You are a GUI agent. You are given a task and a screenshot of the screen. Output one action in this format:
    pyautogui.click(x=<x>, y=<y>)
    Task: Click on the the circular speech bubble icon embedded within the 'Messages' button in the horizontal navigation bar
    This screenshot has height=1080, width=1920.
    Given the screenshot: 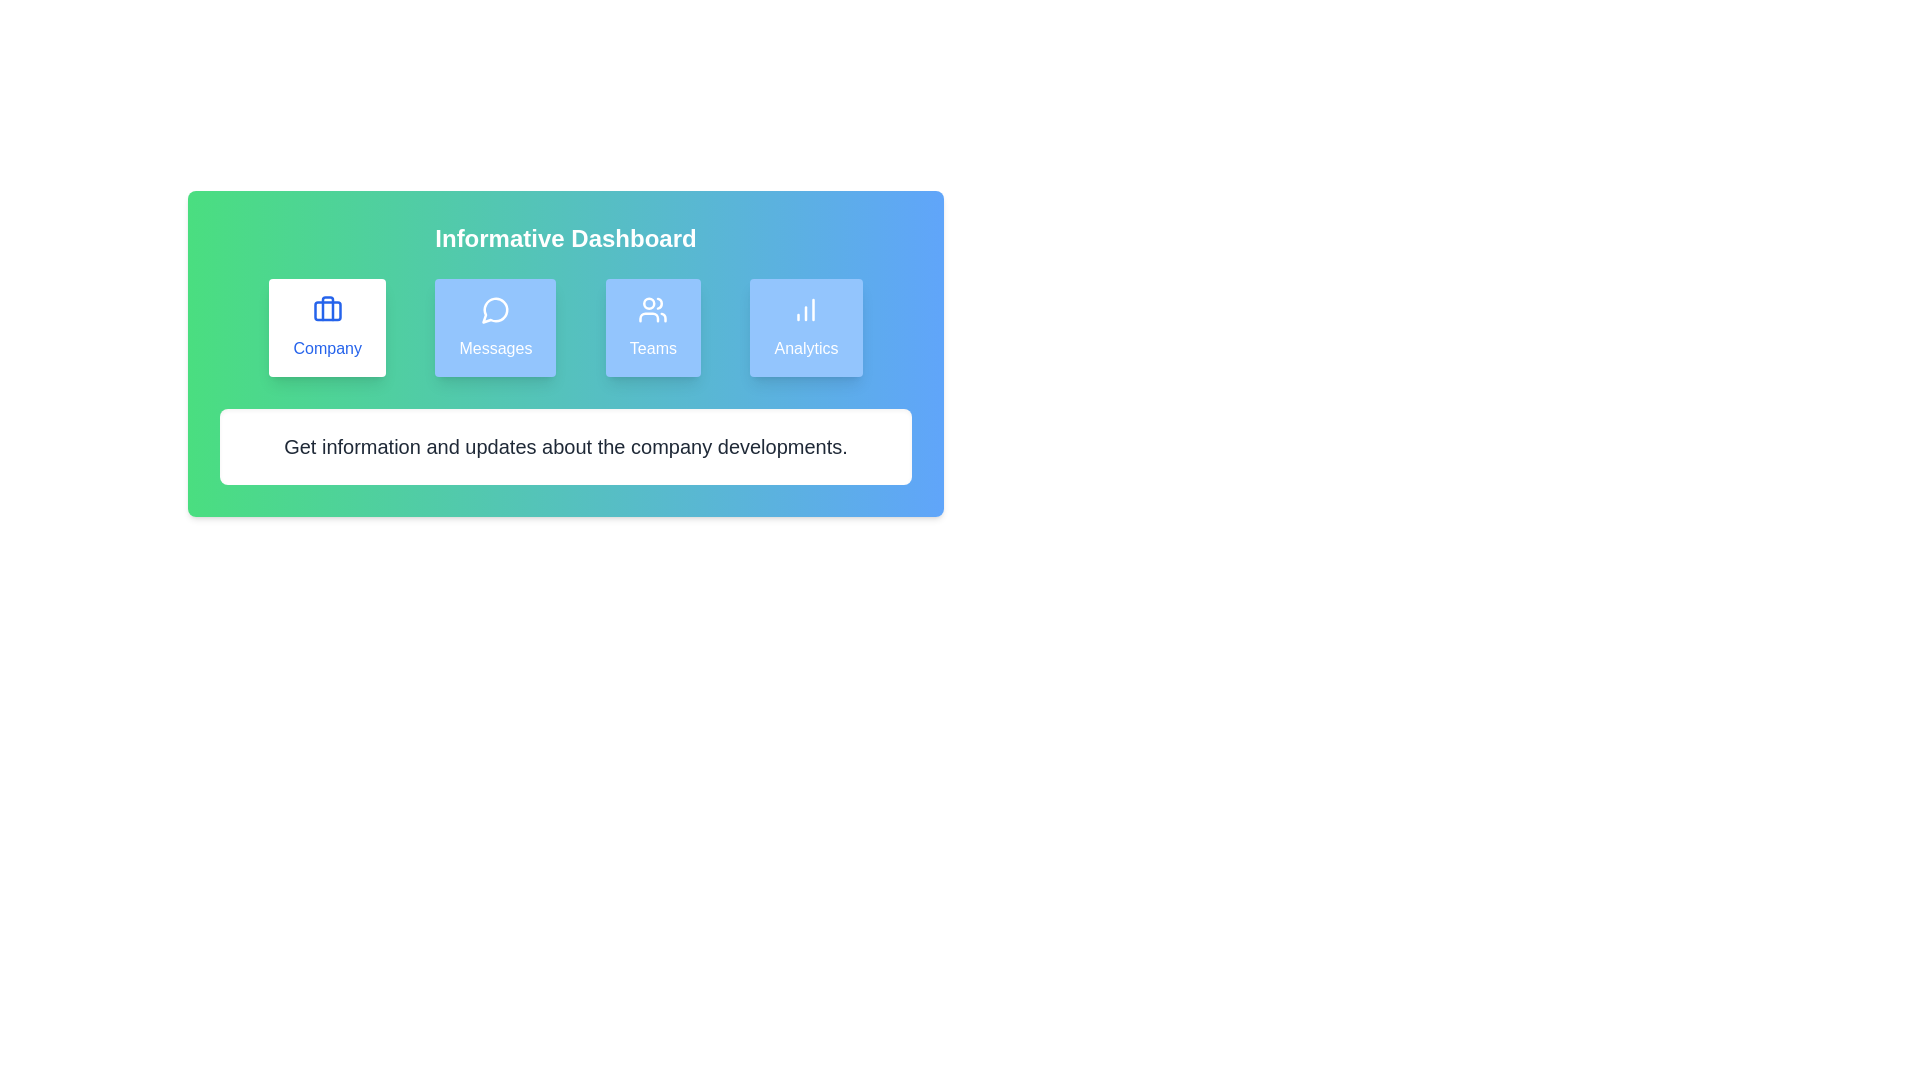 What is the action you would take?
    pyautogui.click(x=495, y=310)
    